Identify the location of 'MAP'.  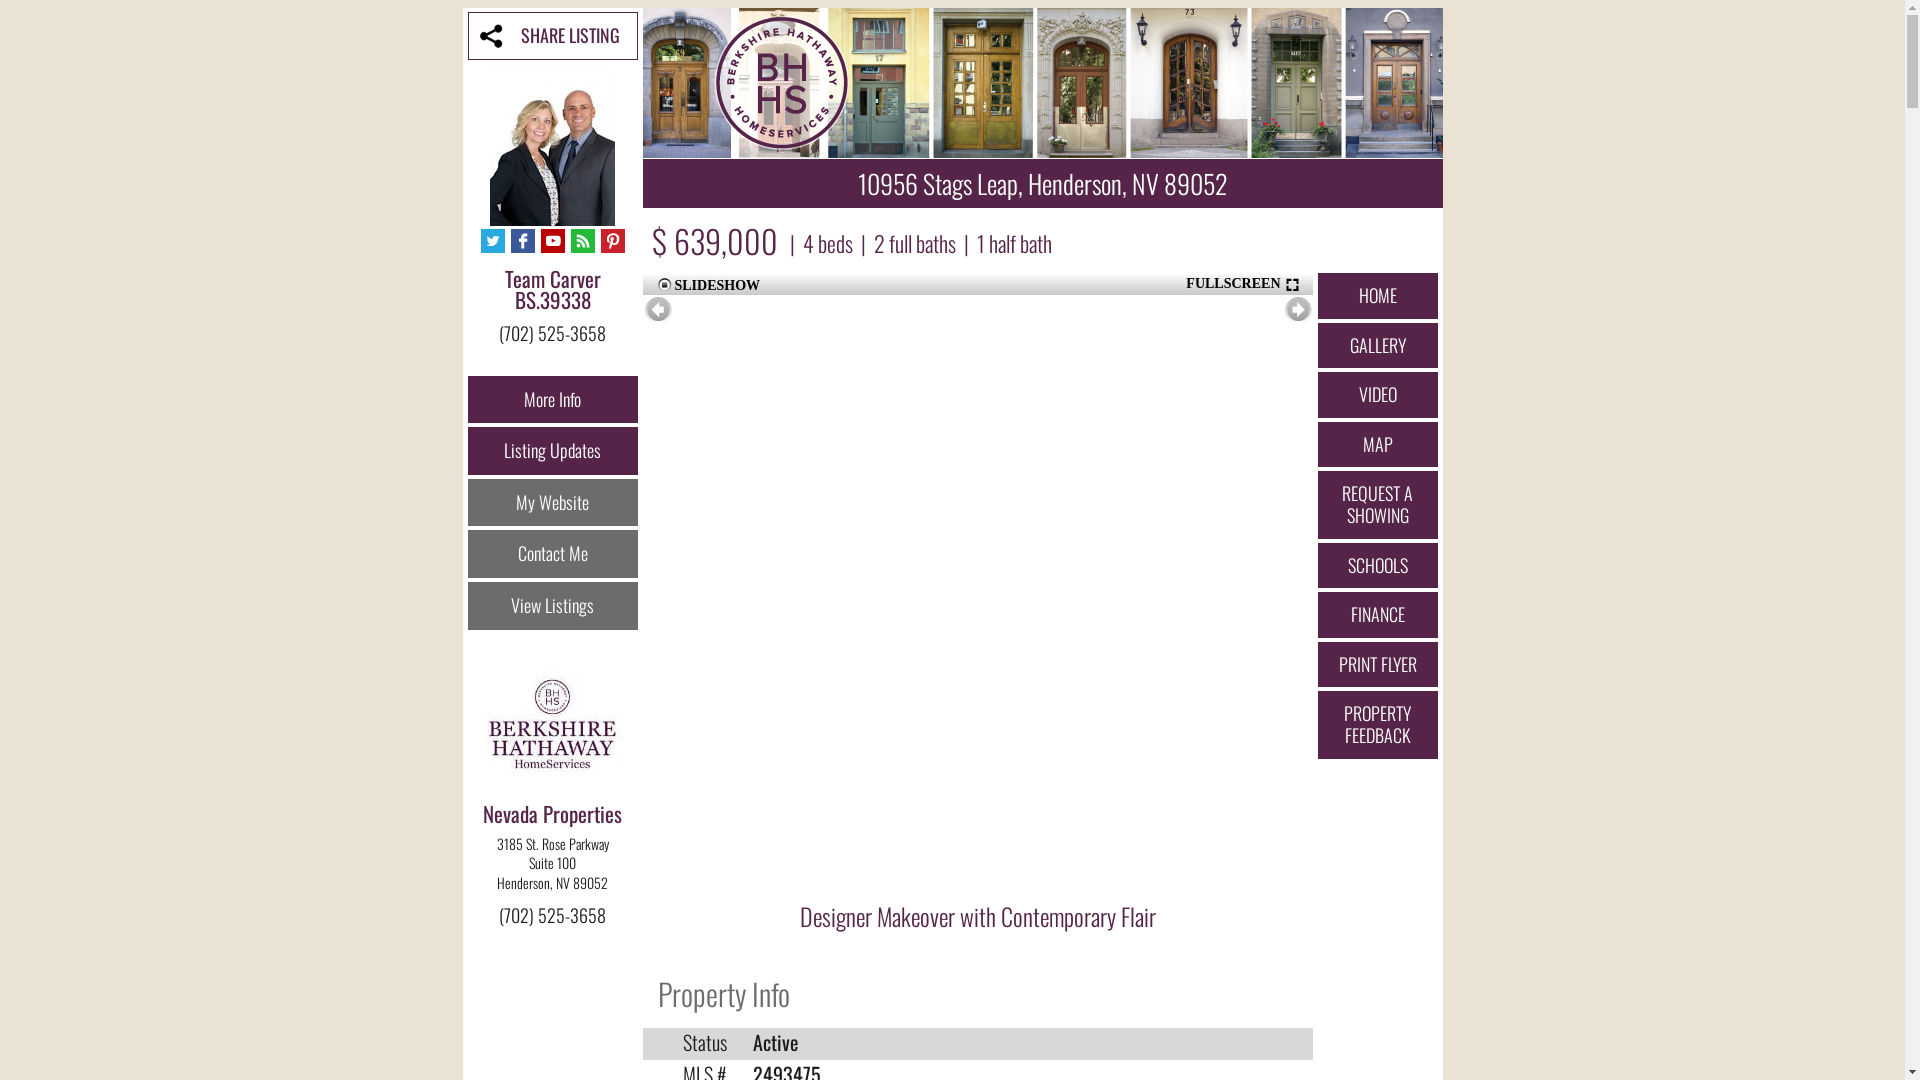
(1376, 443).